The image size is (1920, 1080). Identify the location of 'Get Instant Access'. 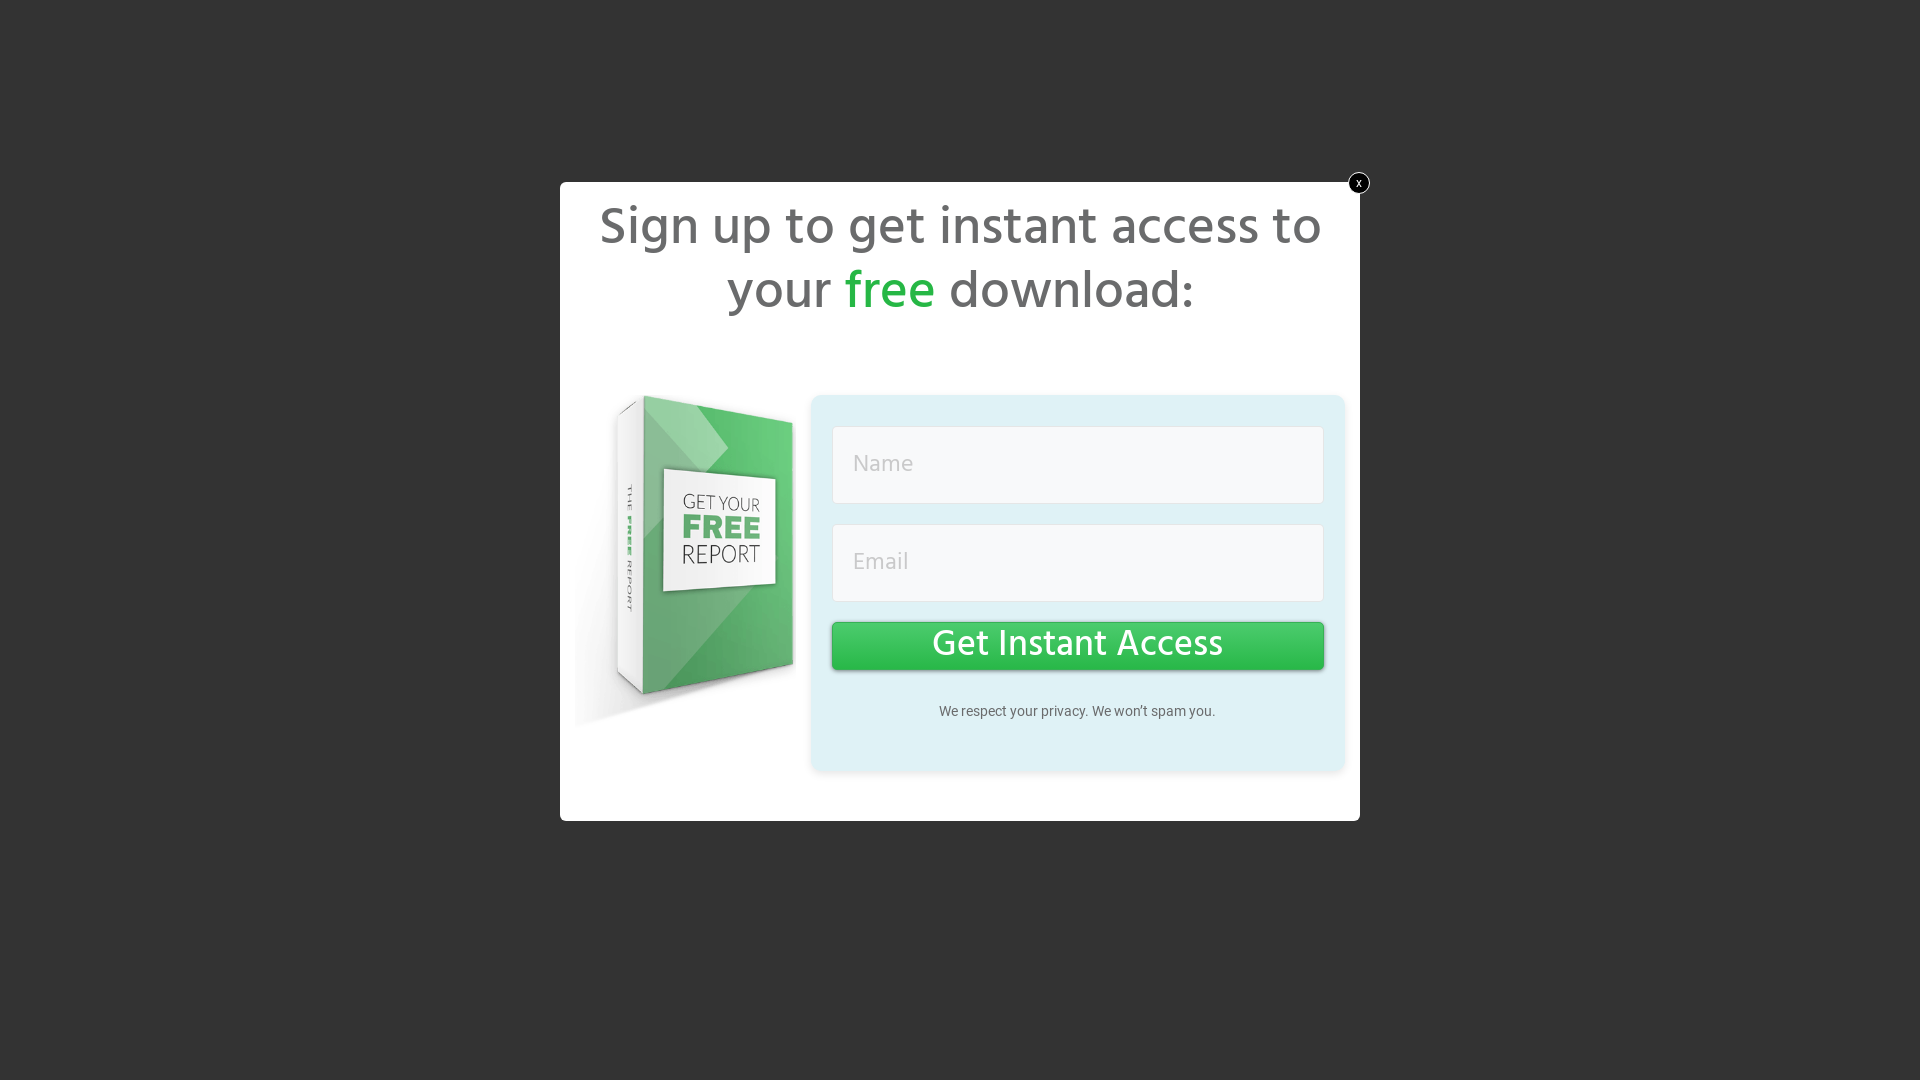
(1077, 645).